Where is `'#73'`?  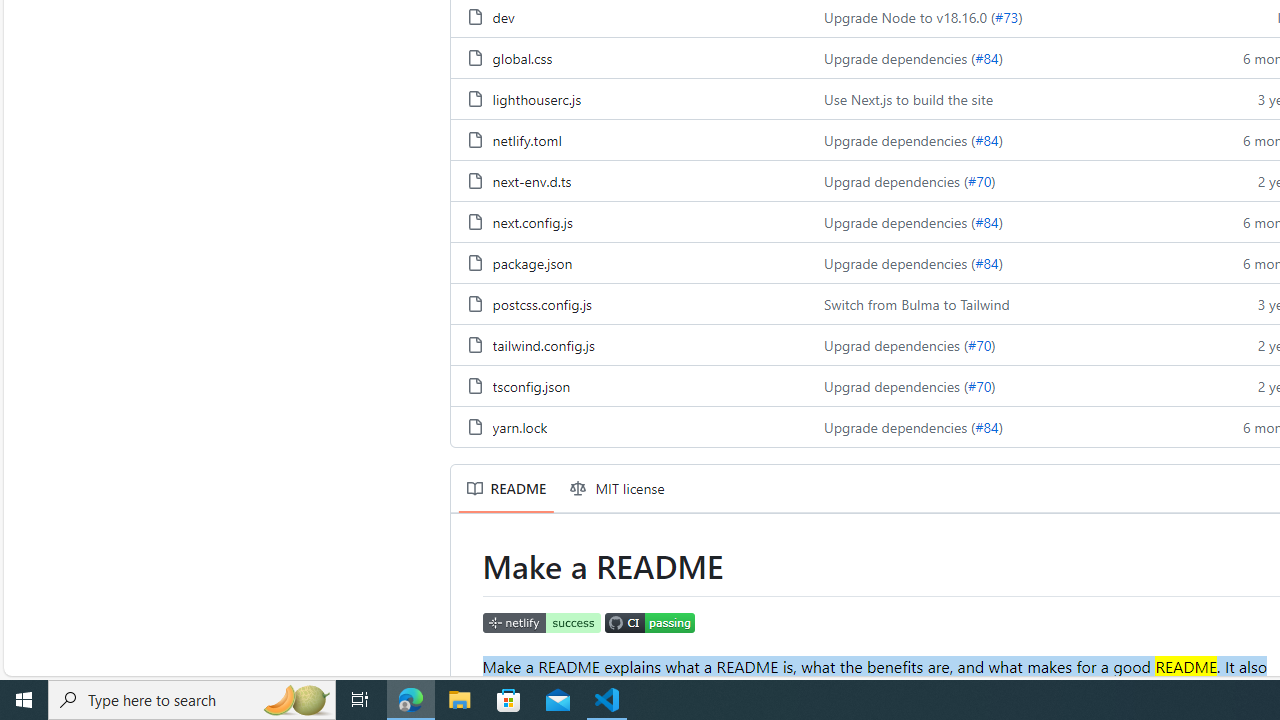
'#73' is located at coordinates (1006, 17).